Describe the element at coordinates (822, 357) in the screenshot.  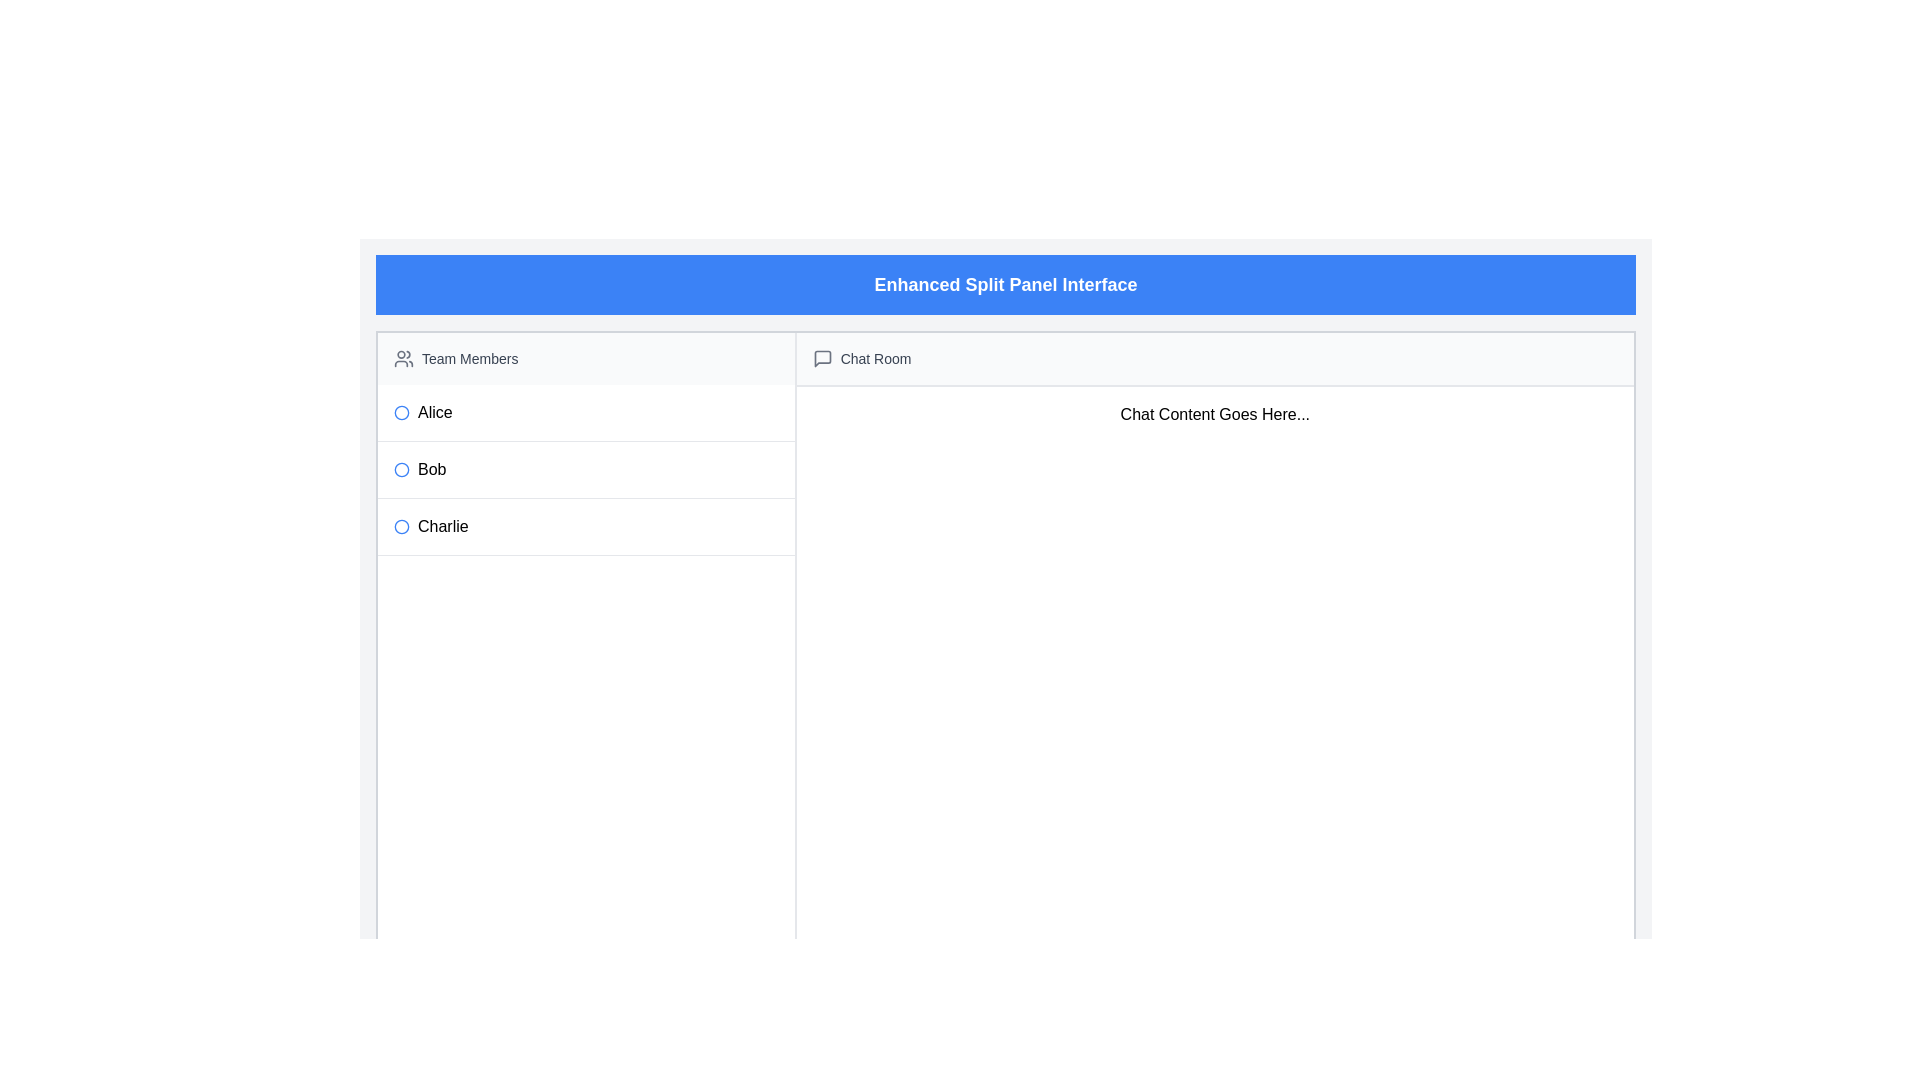
I see `the chat bubble icon located to the left of the 'Chat Room' header text` at that location.